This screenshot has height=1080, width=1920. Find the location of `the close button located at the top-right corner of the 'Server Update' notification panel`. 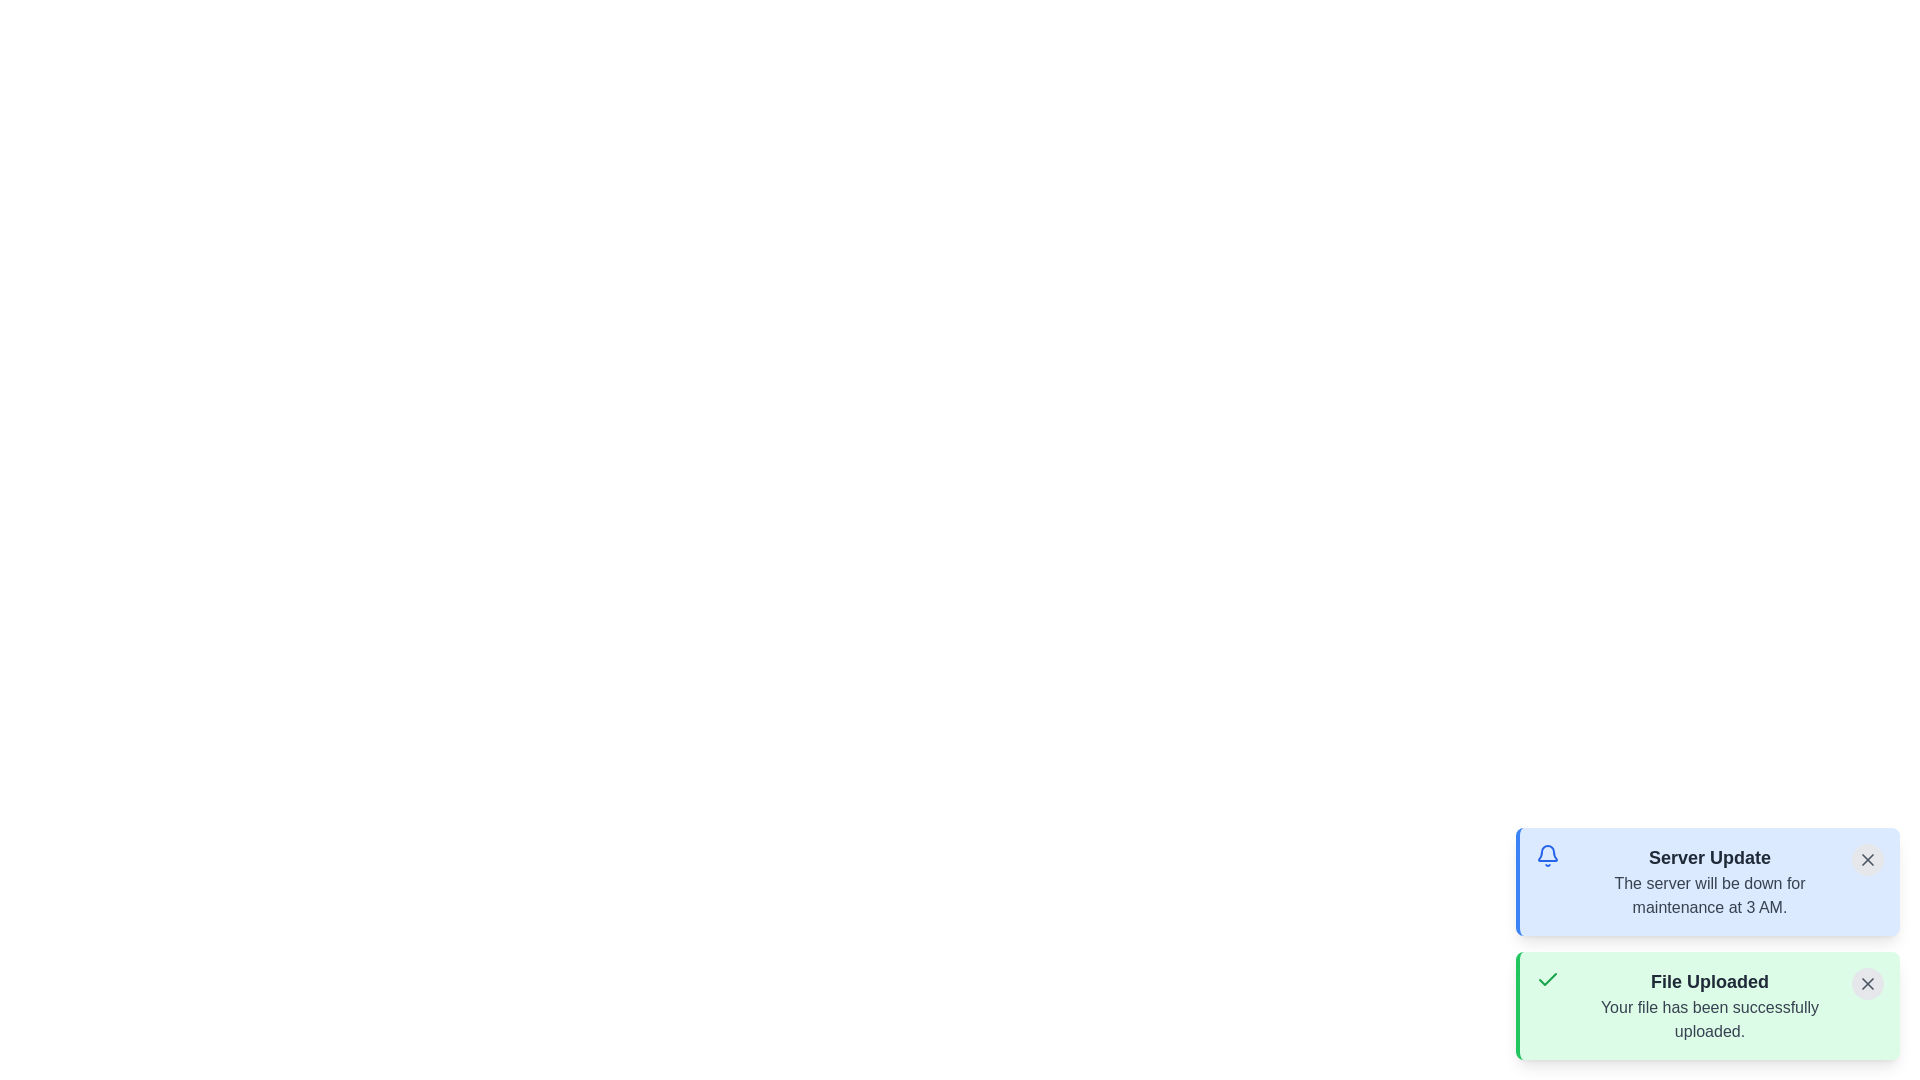

the close button located at the top-right corner of the 'Server Update' notification panel is located at coordinates (1866, 859).